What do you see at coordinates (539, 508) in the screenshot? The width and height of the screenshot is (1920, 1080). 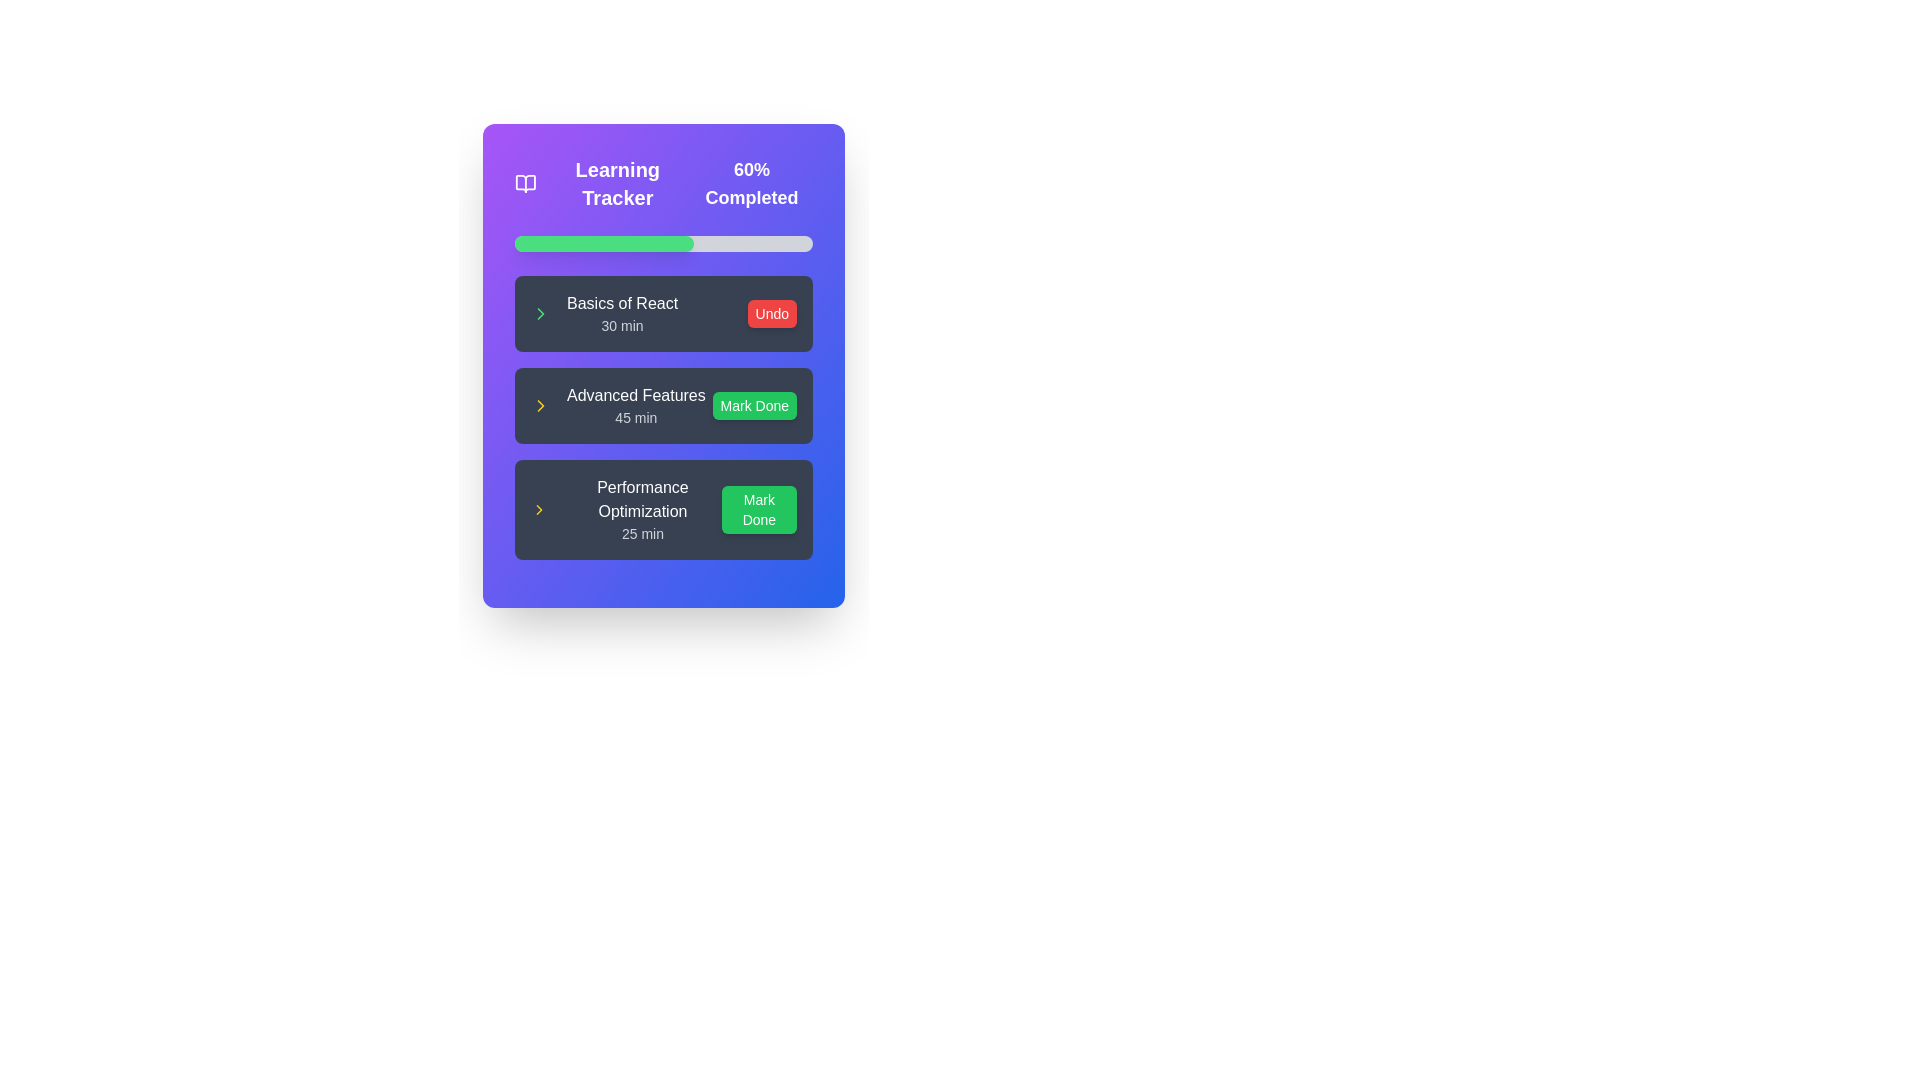 I see `the Icon Button located on the left side of the card labeled 'Performance Optimization', which is the third card in the vertical list of learning topics` at bounding box center [539, 508].